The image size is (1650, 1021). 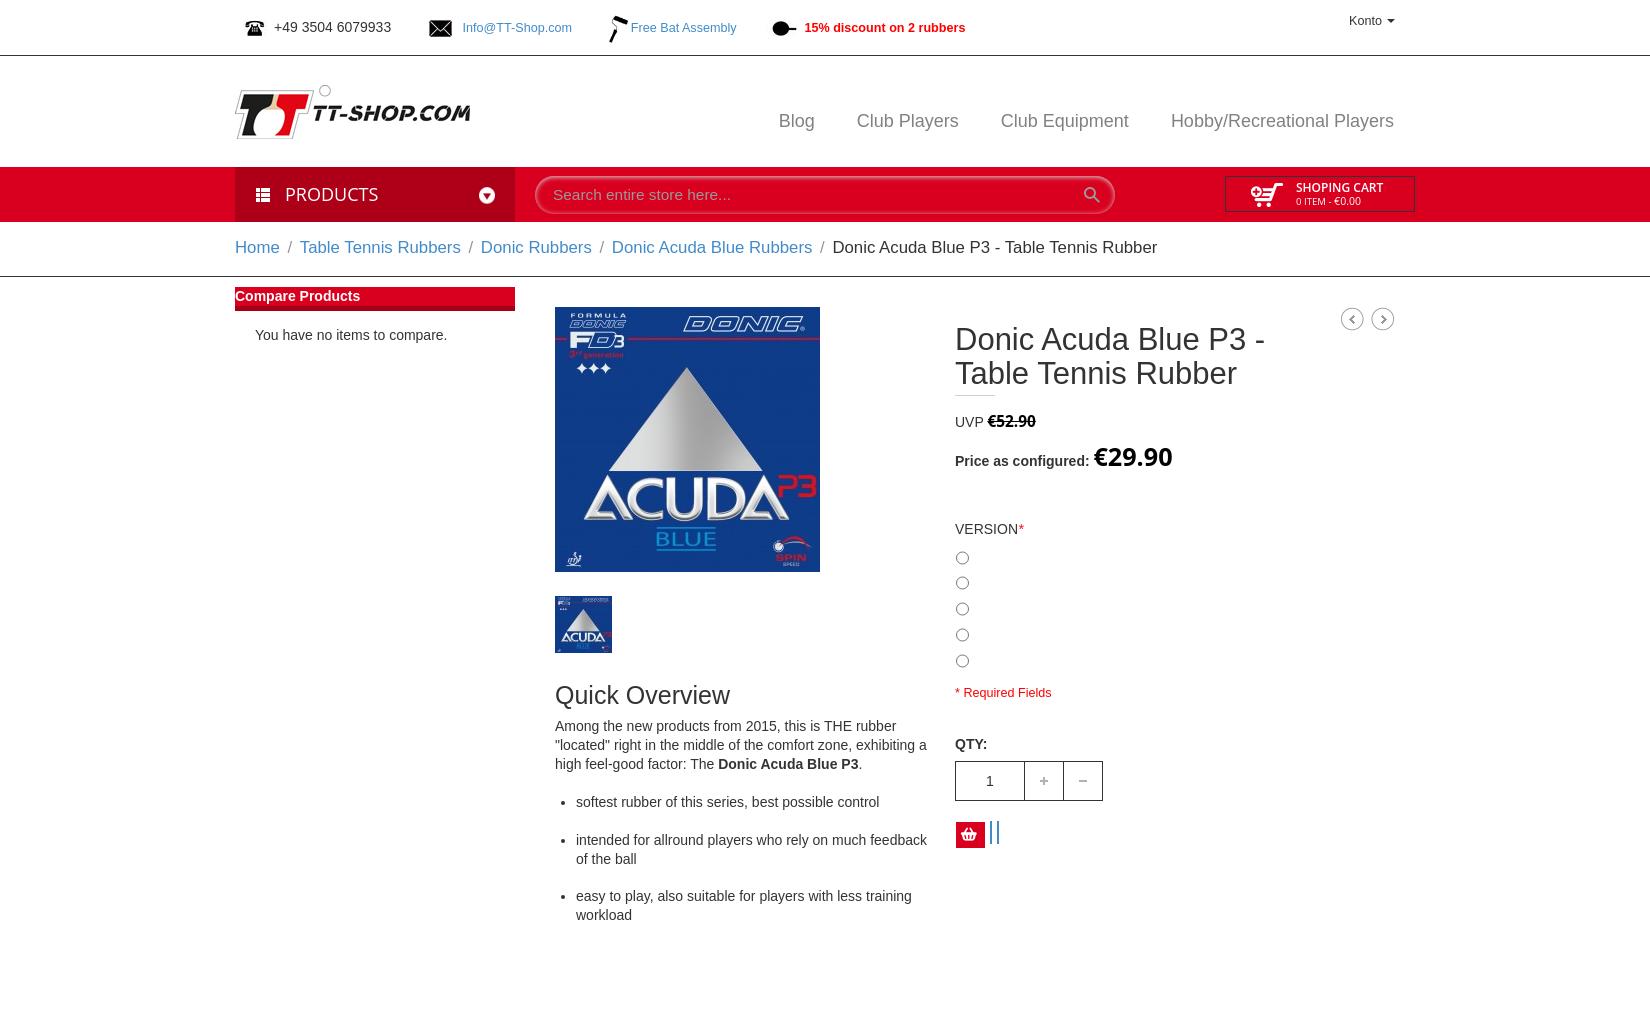 I want to click on 'Free Bat Assembly', so click(x=681, y=26).